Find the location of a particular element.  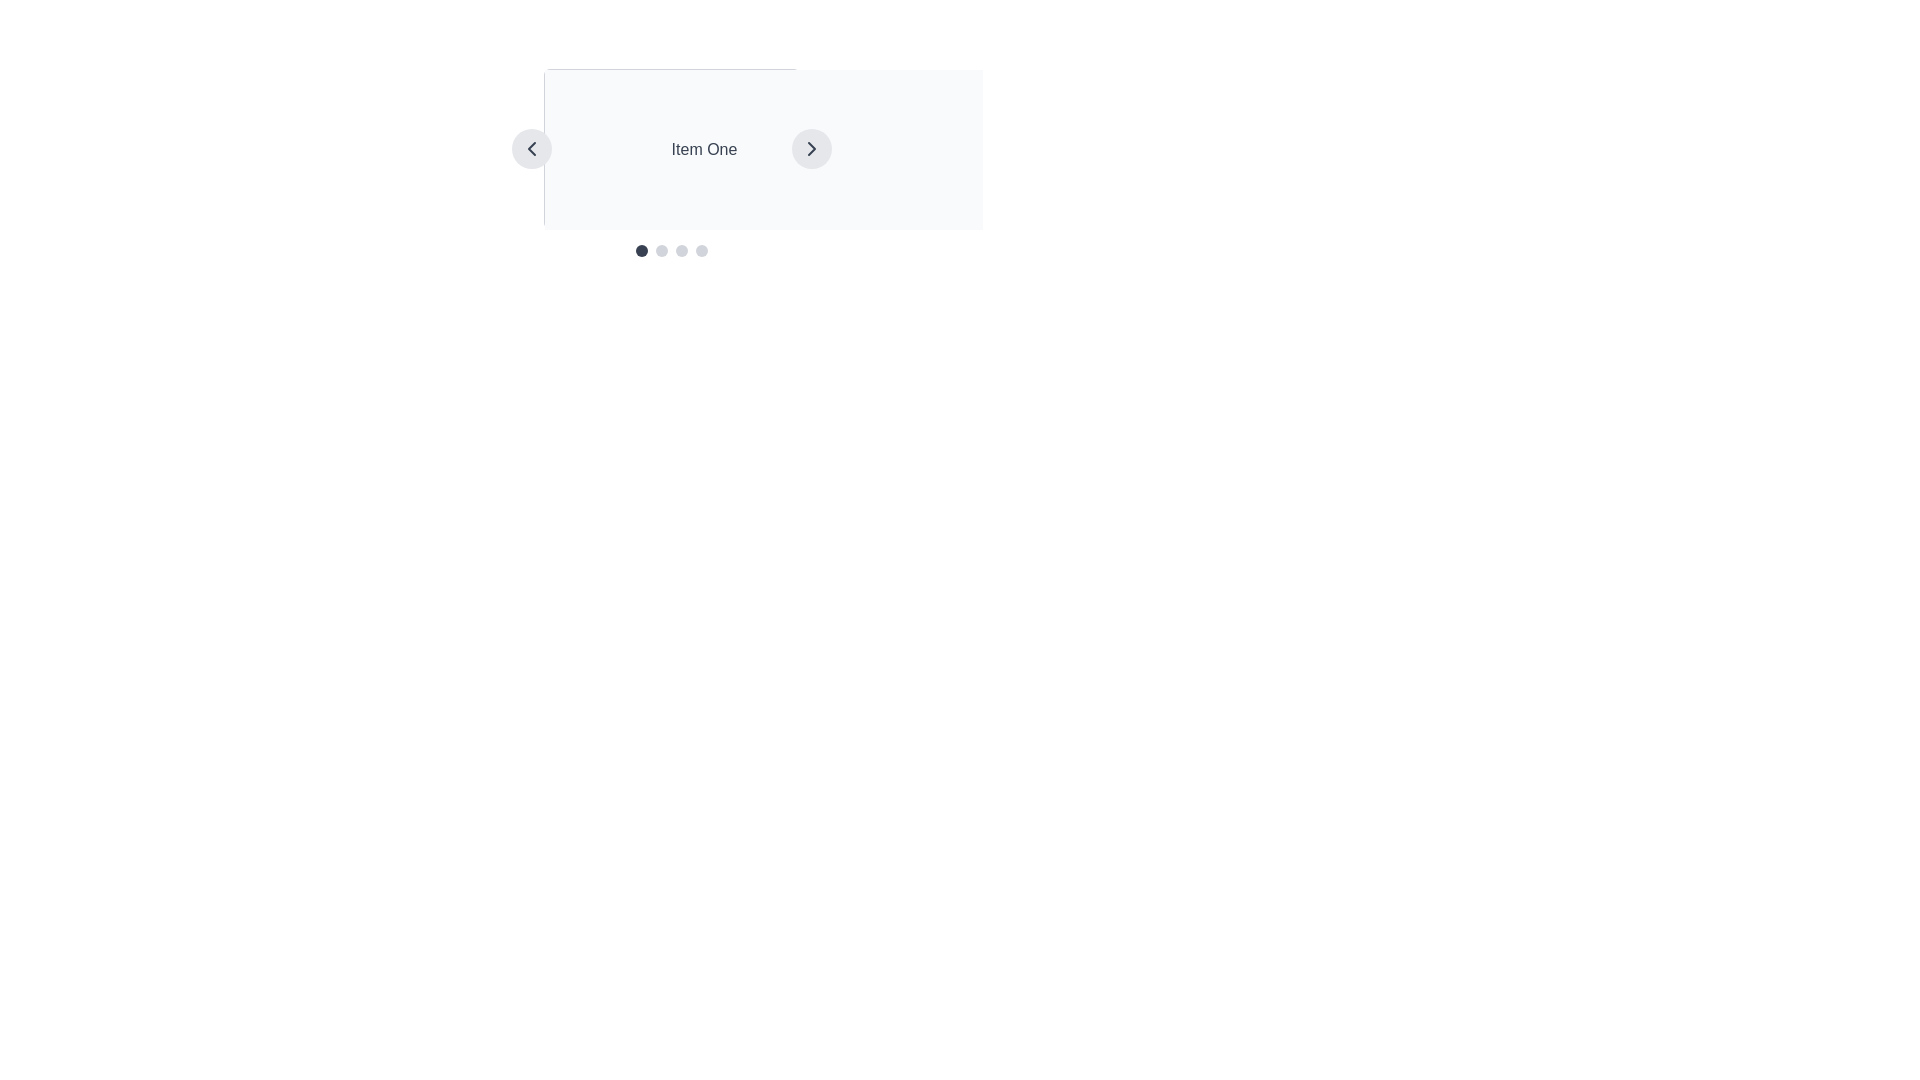

the 'Item One' text label in dark gray, located at the center of the carousel card to focus on it is located at coordinates (671, 161).